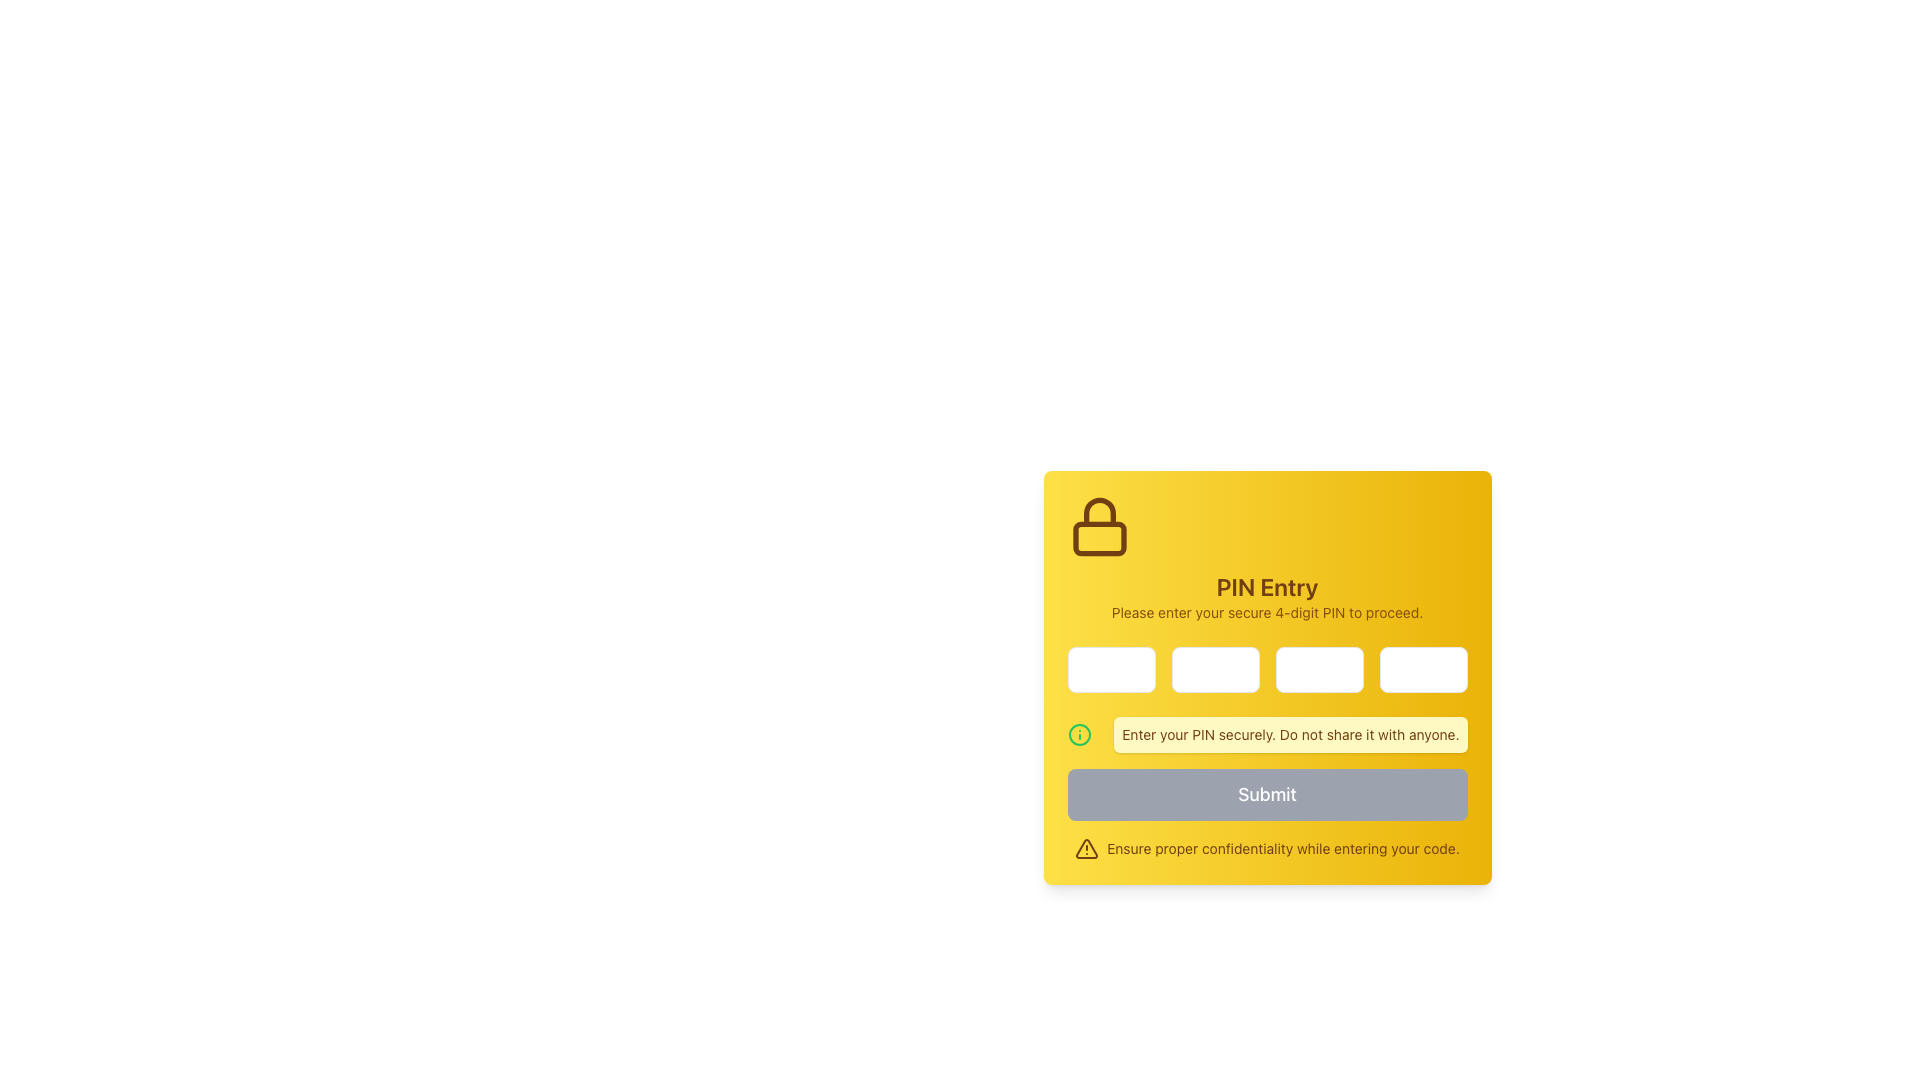 The width and height of the screenshot is (1920, 1080). What do you see at coordinates (1319, 670) in the screenshot?
I see `the third password input field in the grid layout to focus and enter a single character` at bounding box center [1319, 670].